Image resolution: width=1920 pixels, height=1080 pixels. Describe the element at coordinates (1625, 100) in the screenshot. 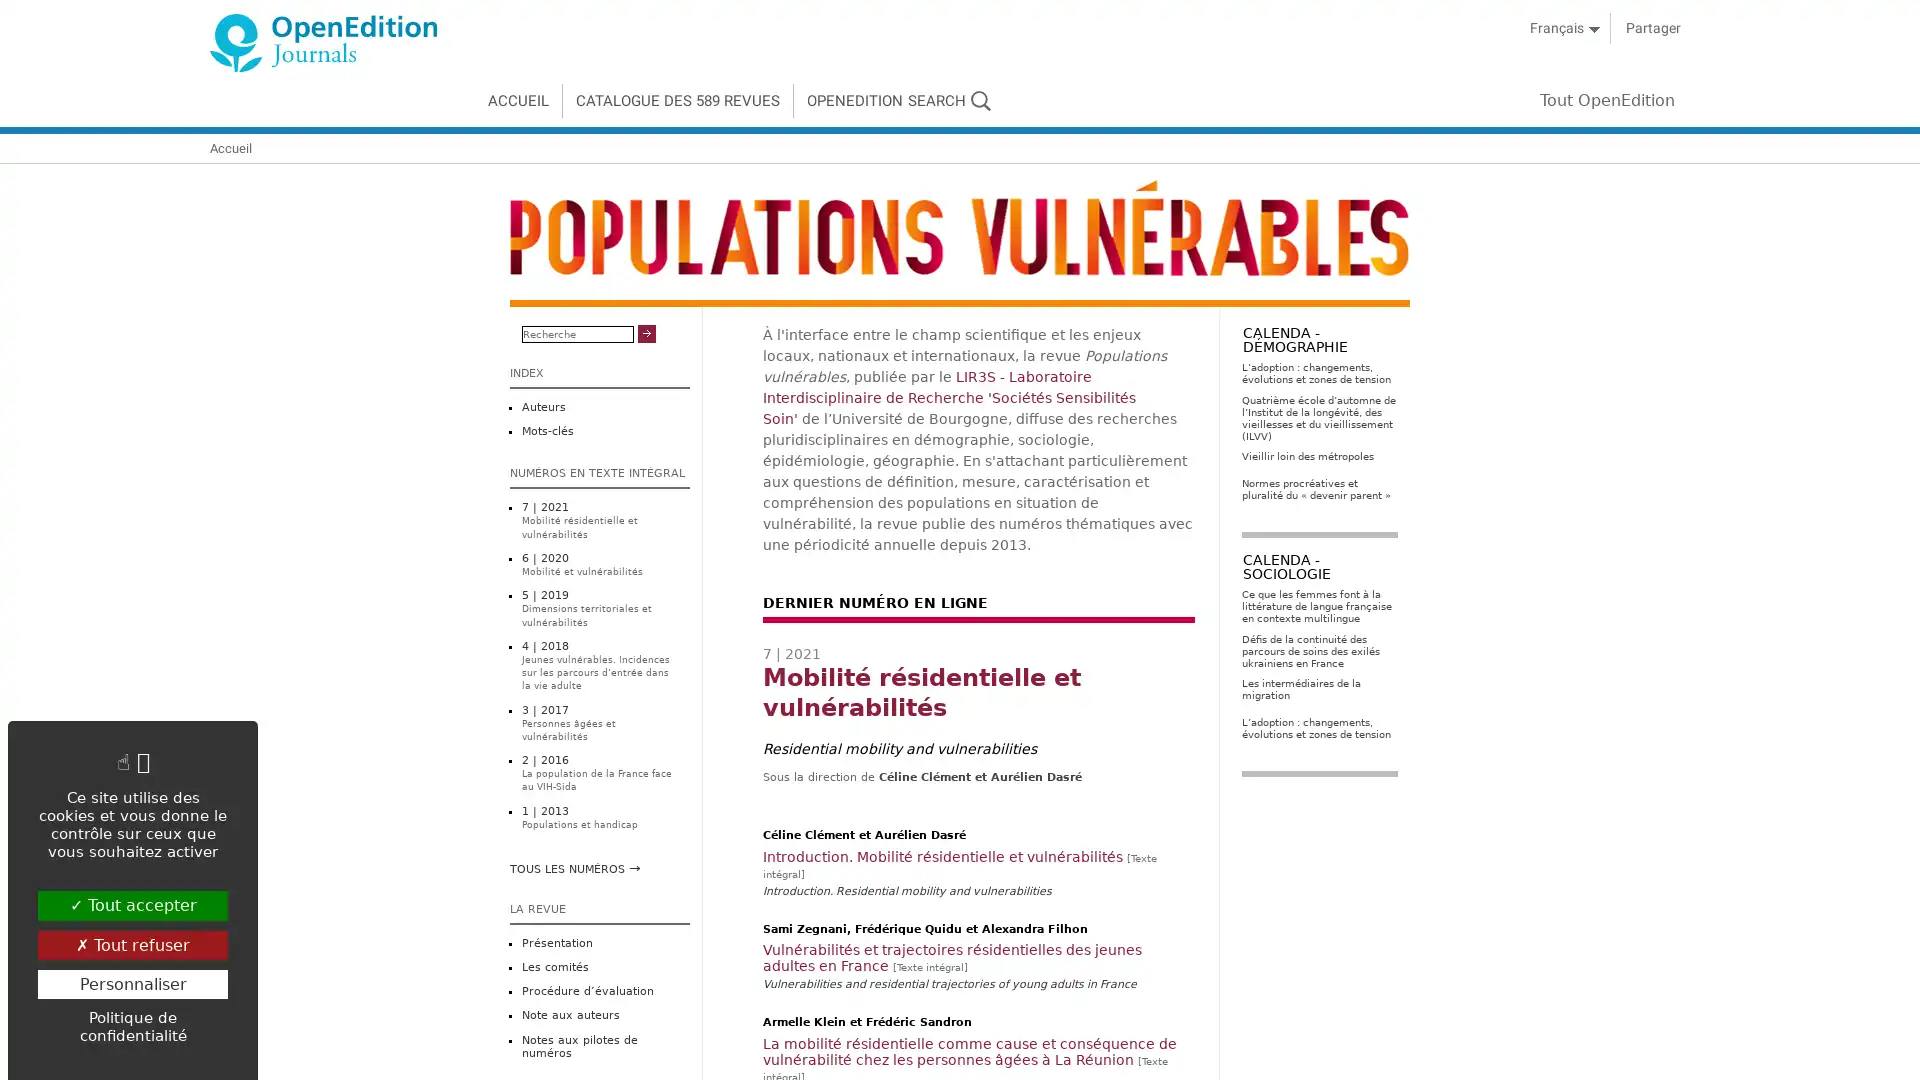

I see `Tout OpenEdition` at that location.